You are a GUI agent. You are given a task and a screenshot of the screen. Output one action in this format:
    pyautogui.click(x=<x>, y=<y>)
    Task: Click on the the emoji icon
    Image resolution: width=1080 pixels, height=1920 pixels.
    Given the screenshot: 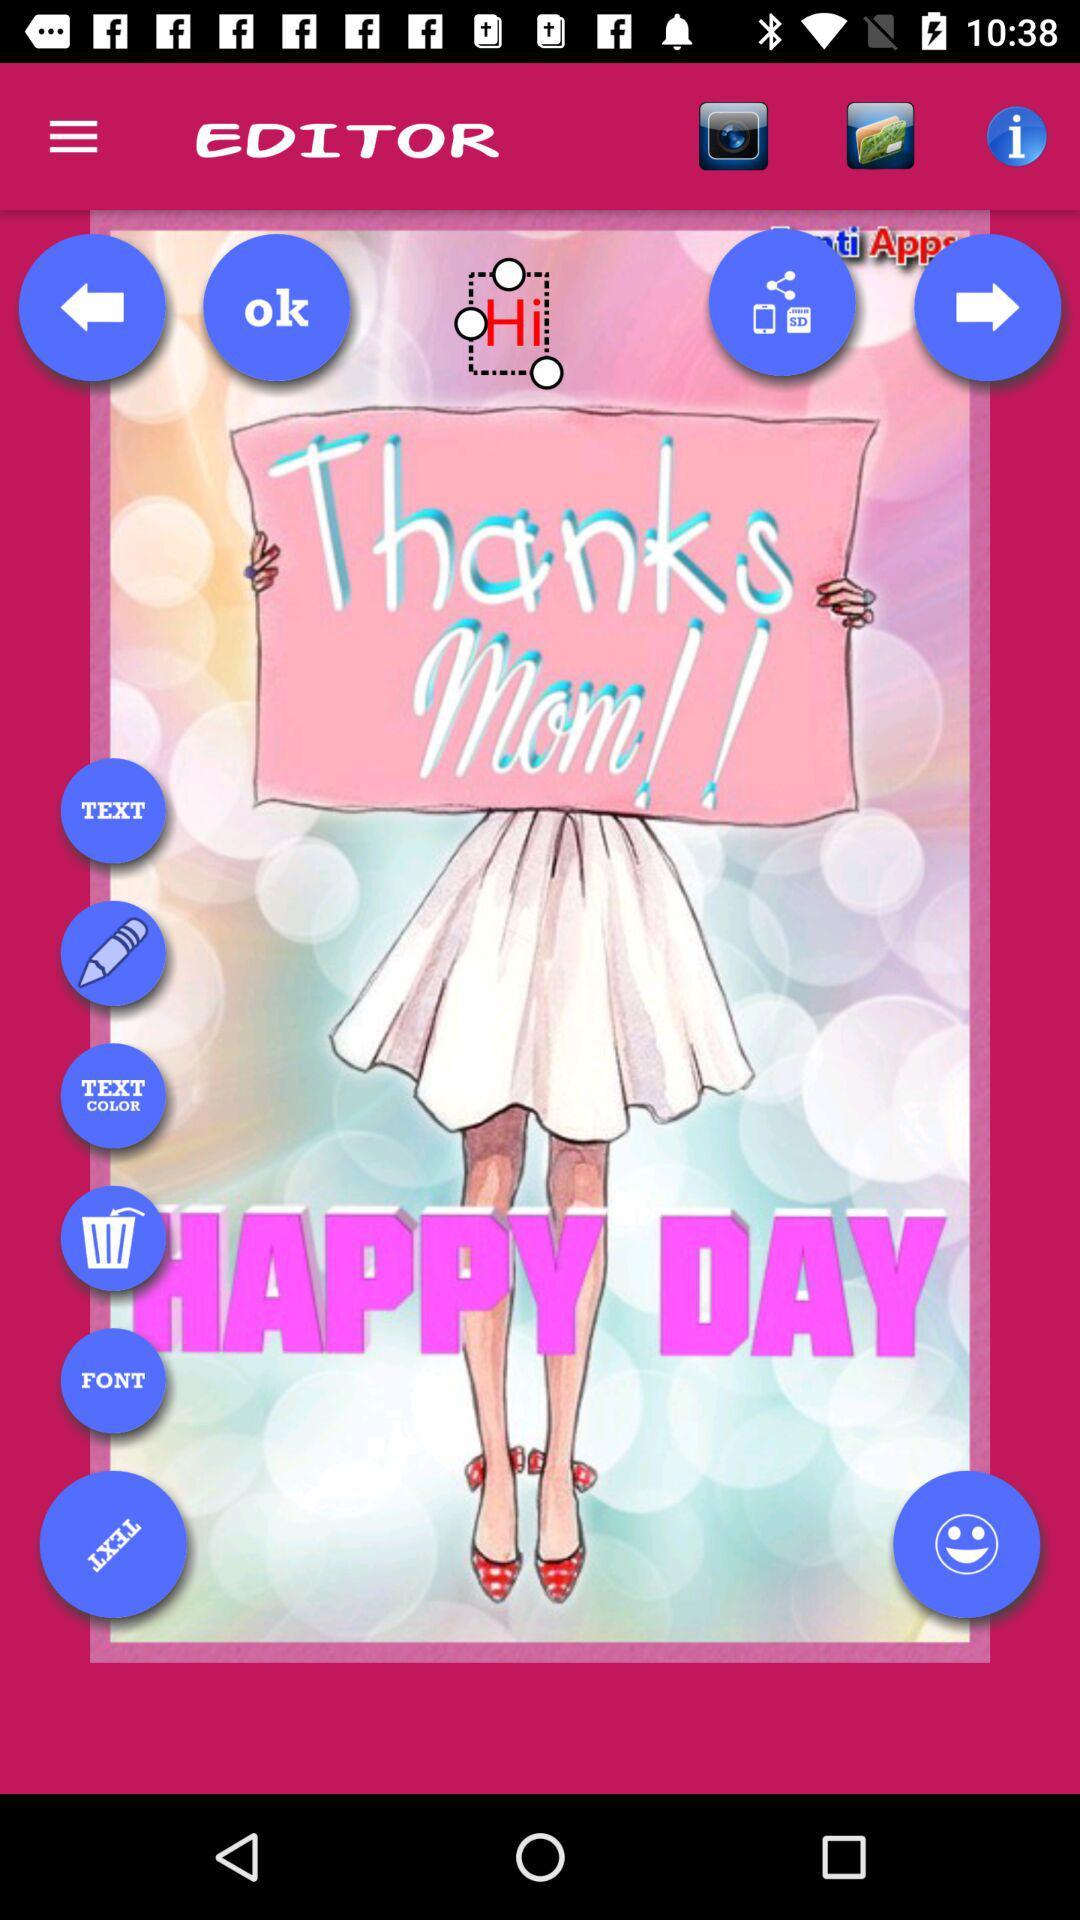 What is the action you would take?
    pyautogui.click(x=965, y=1543)
    